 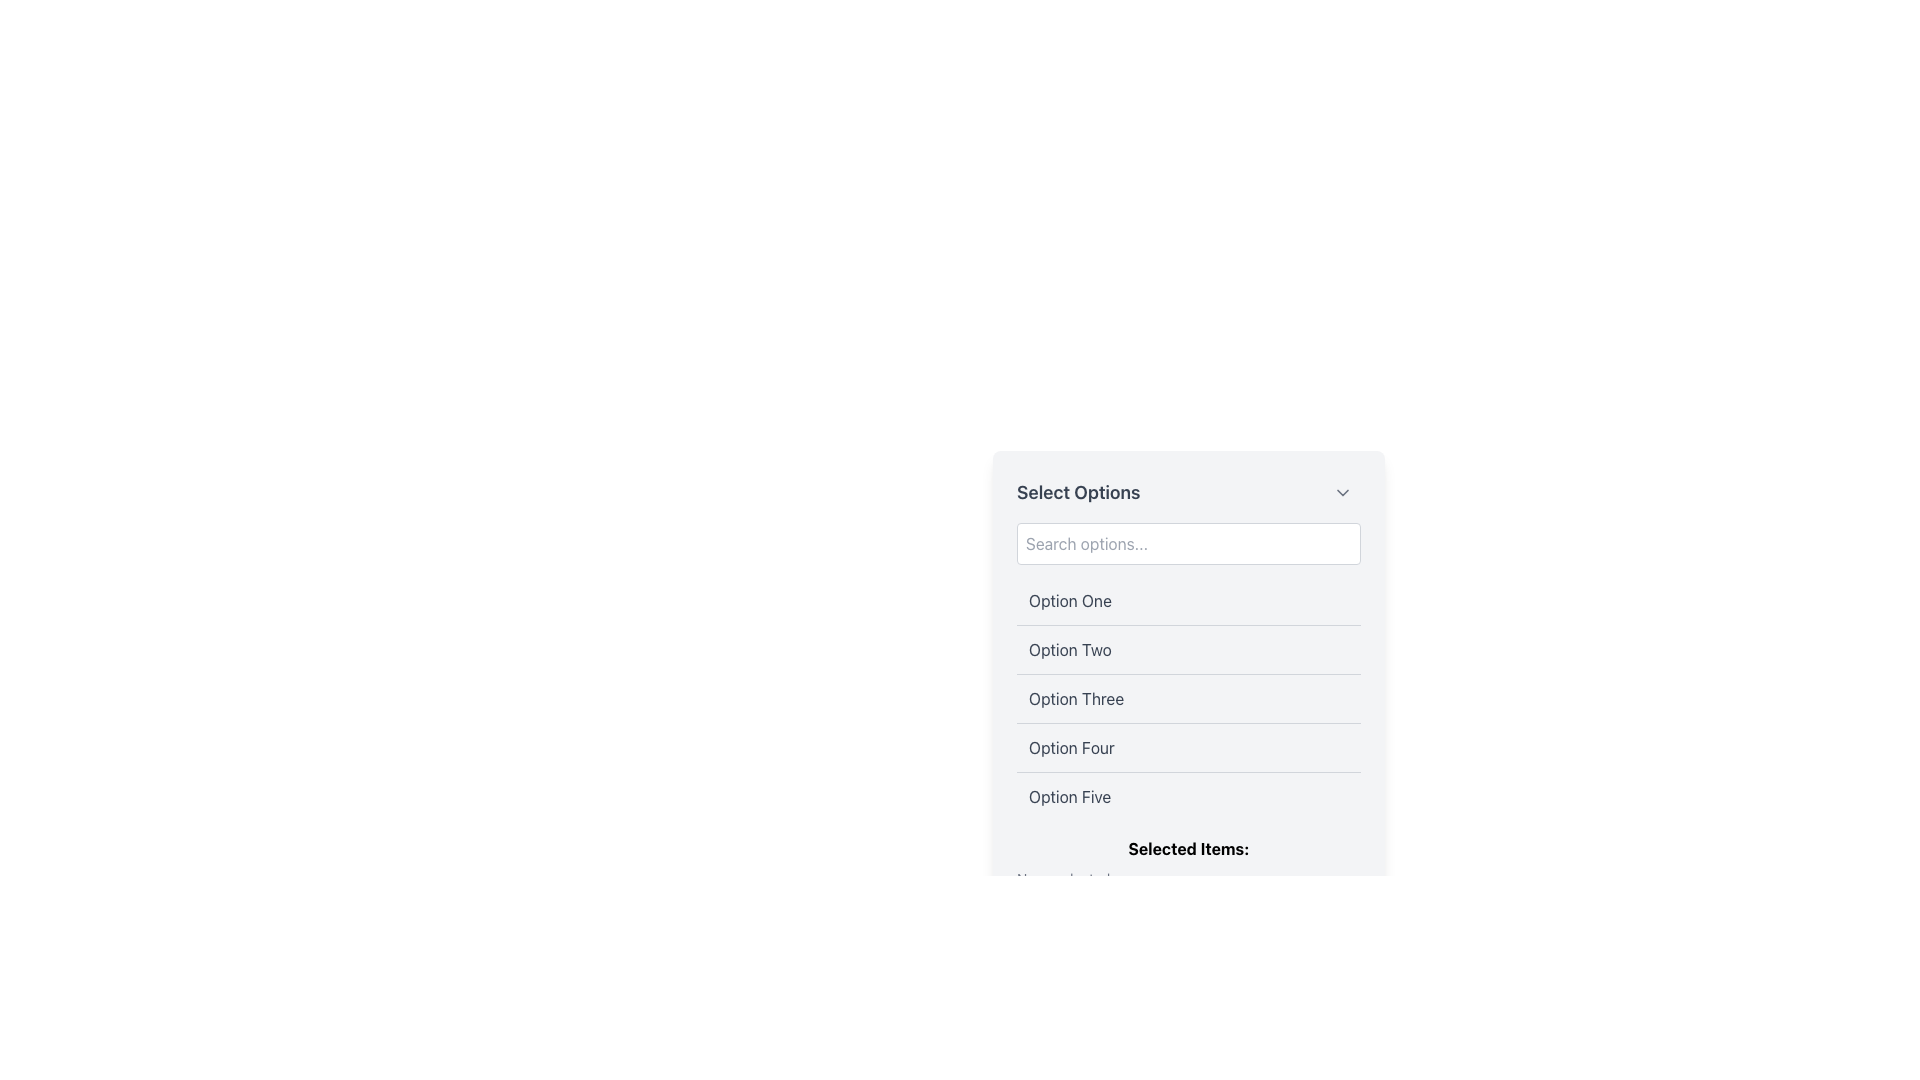 I want to click on the button located in the top-right corner of the 'Select Options' section, so click(x=1343, y=493).